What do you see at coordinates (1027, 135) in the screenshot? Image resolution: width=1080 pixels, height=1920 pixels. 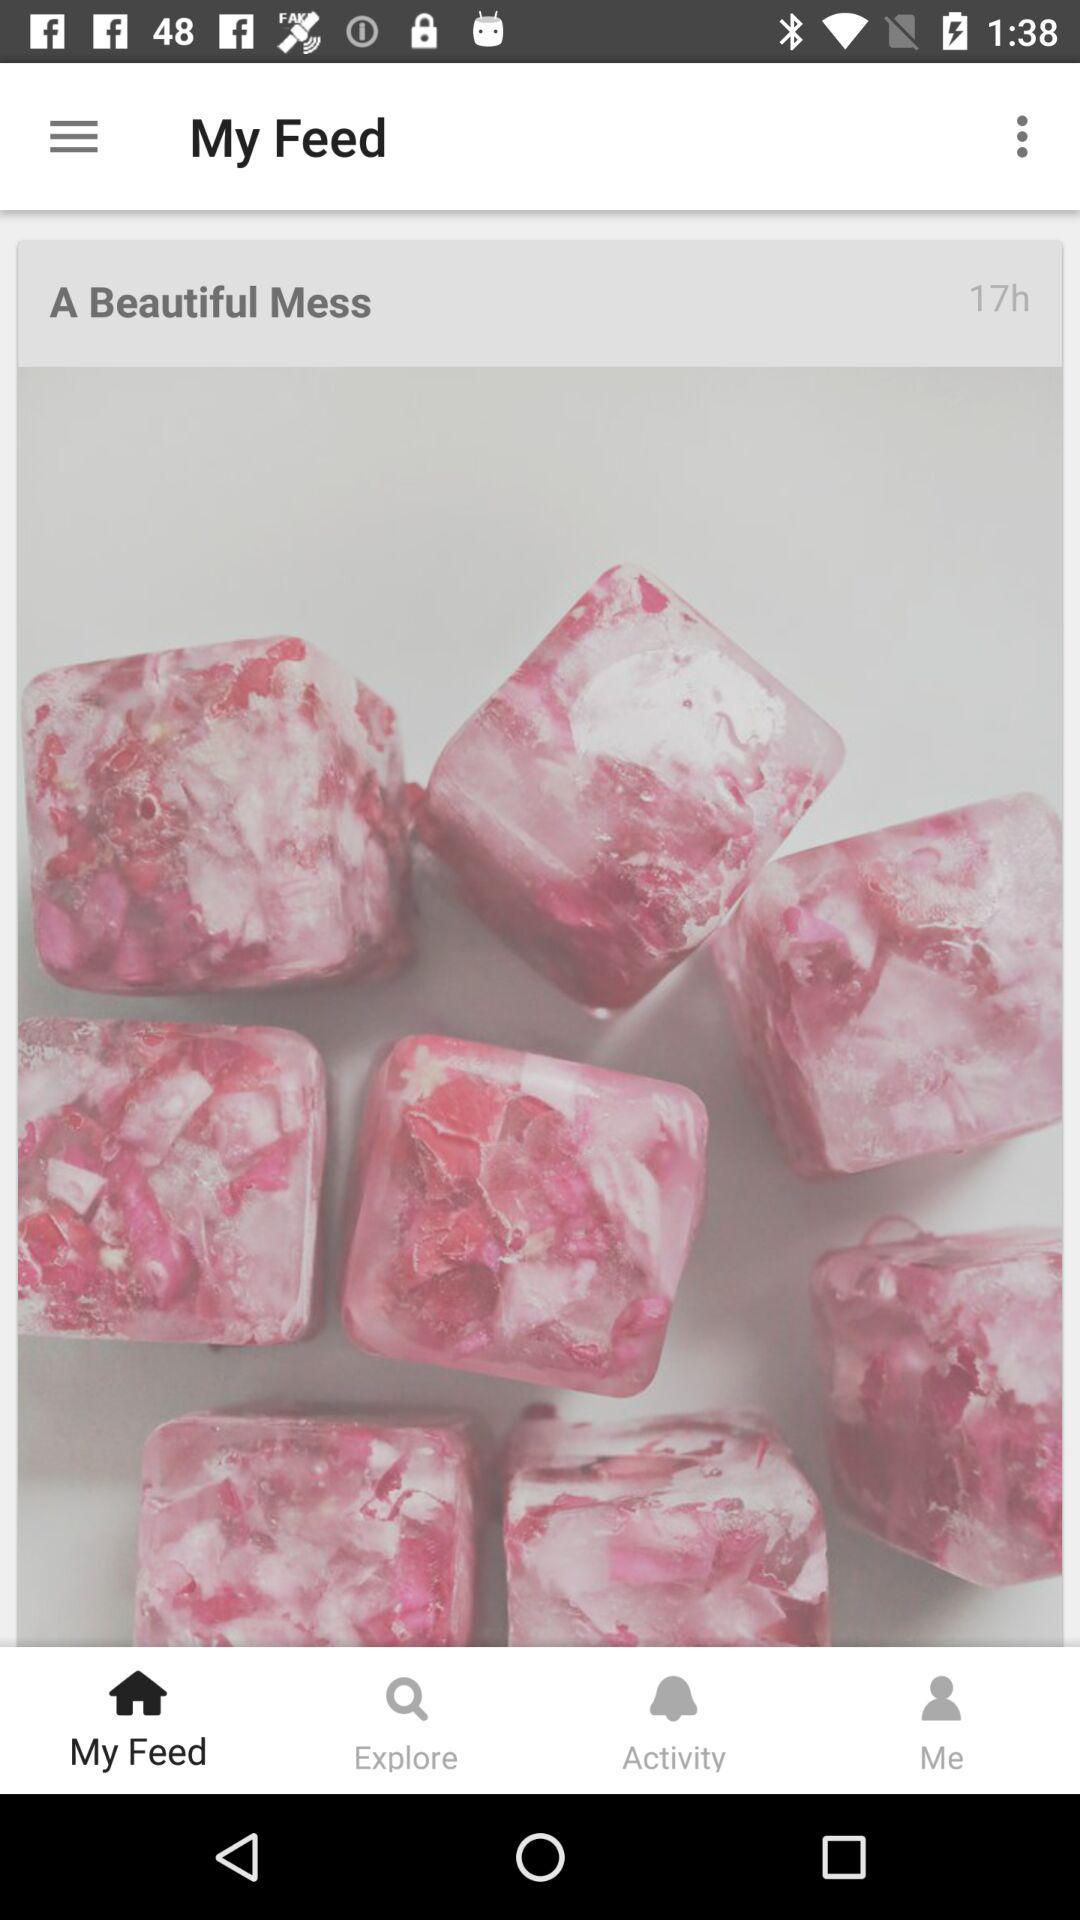 I see `the icon to the right of the my feed item` at bounding box center [1027, 135].